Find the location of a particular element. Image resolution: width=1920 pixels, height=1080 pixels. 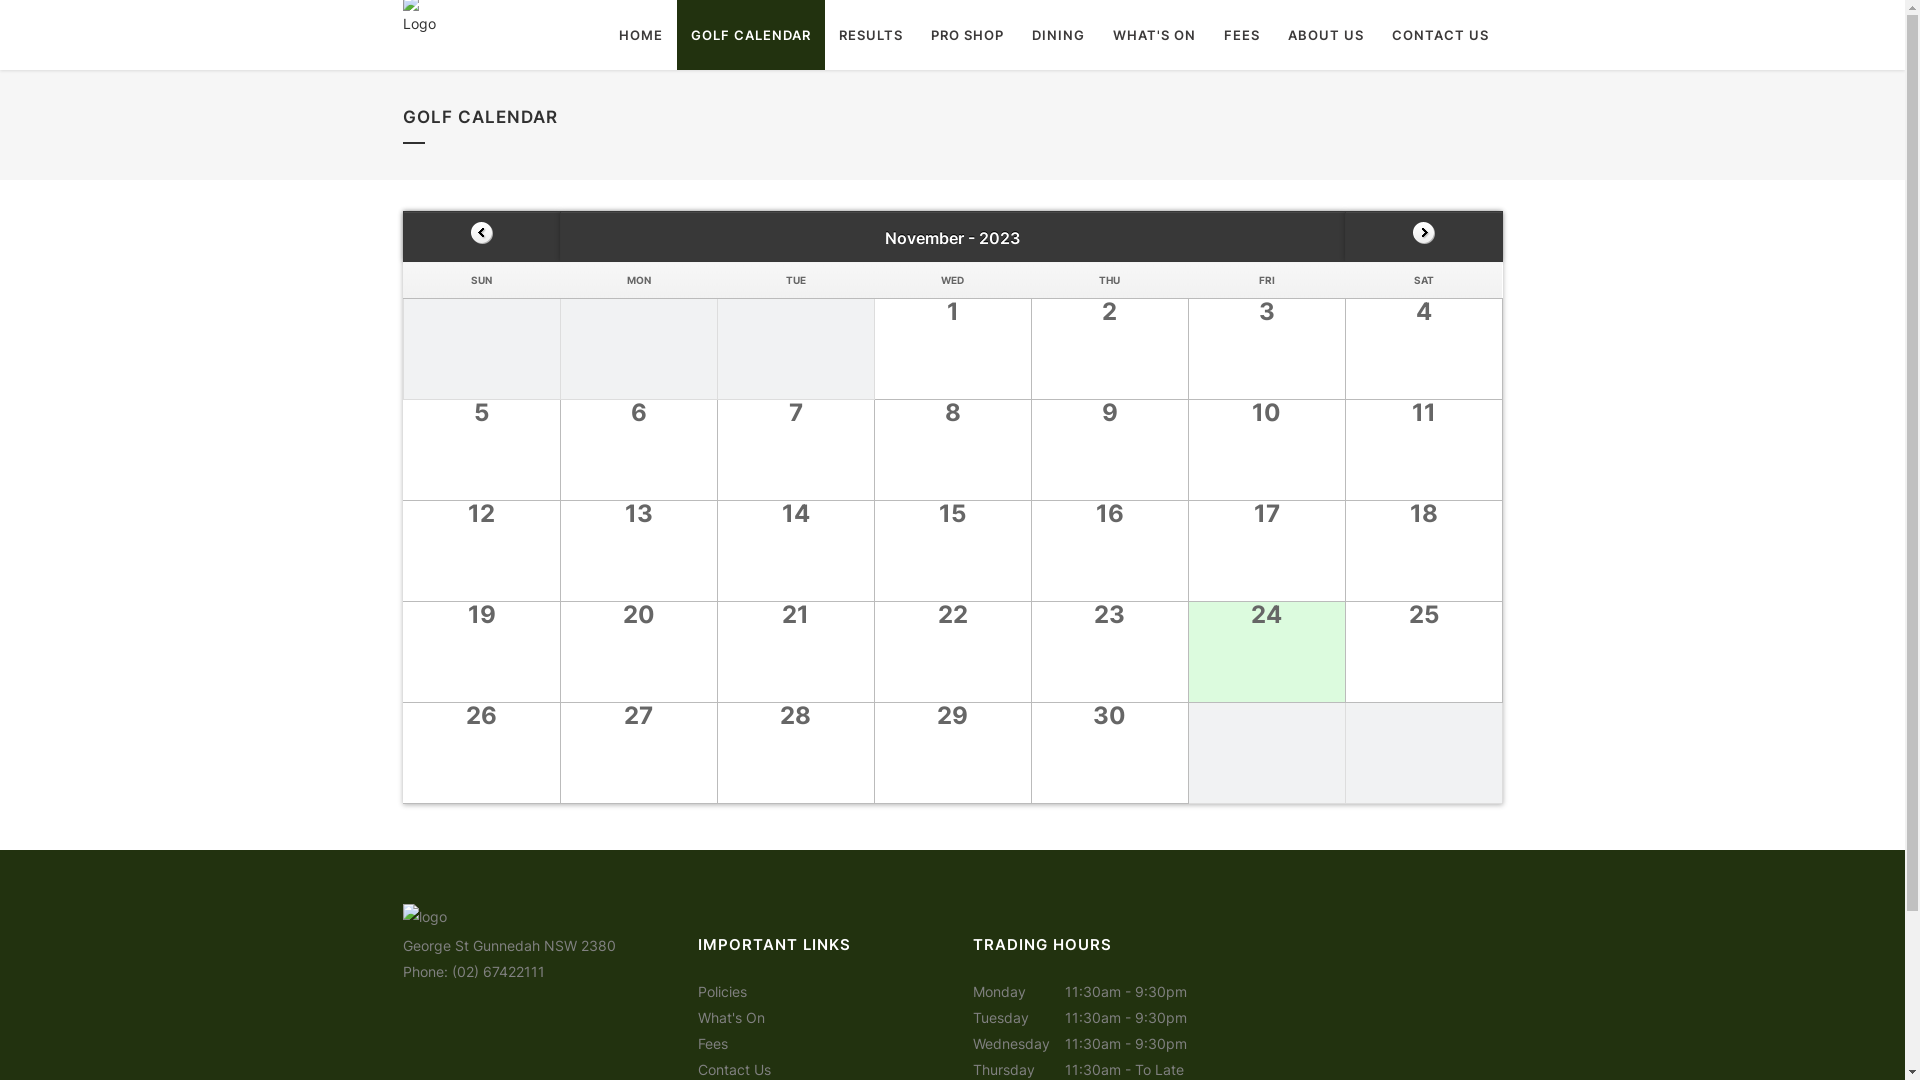

'PRO SHOP' is located at coordinates (915, 34).